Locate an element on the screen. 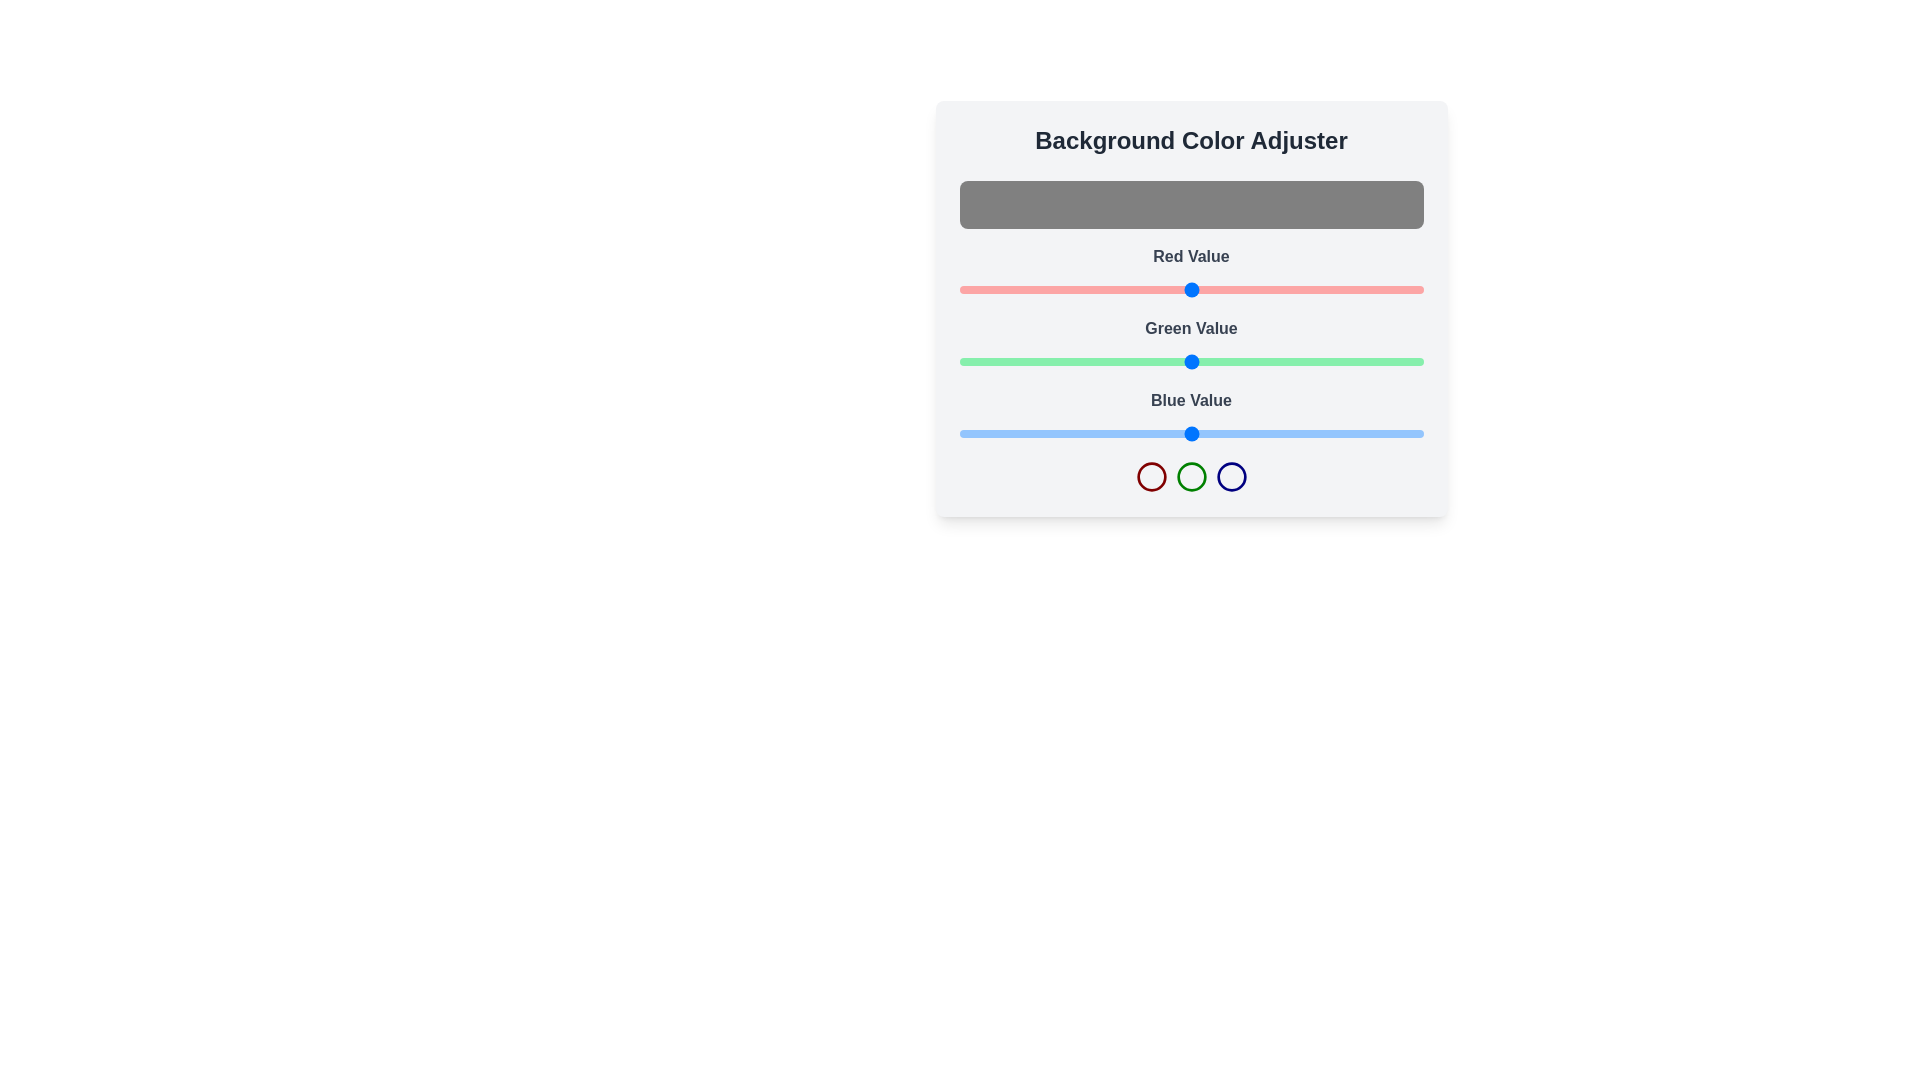 This screenshot has width=1920, height=1080. the green slider to set the green color value to 194 is located at coordinates (1312, 362).